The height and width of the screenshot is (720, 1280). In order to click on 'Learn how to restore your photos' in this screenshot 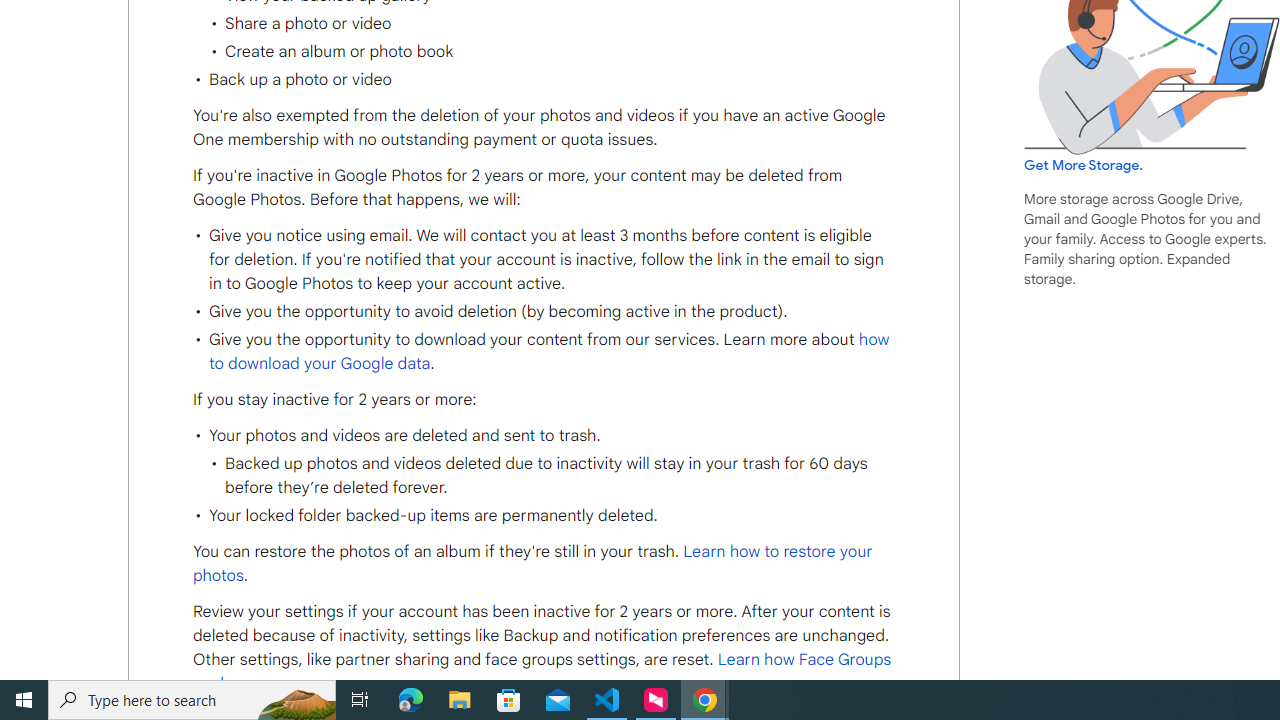, I will do `click(533, 564)`.